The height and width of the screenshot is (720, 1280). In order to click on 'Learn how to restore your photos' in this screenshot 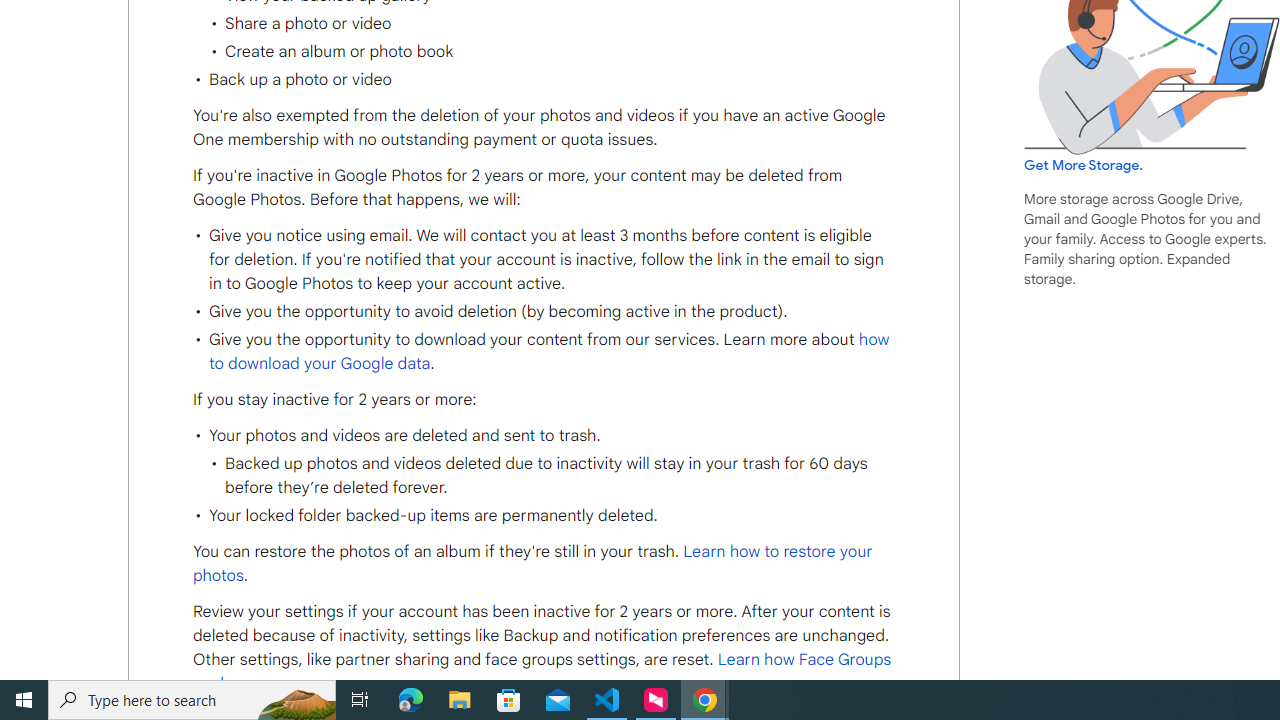, I will do `click(533, 564)`.